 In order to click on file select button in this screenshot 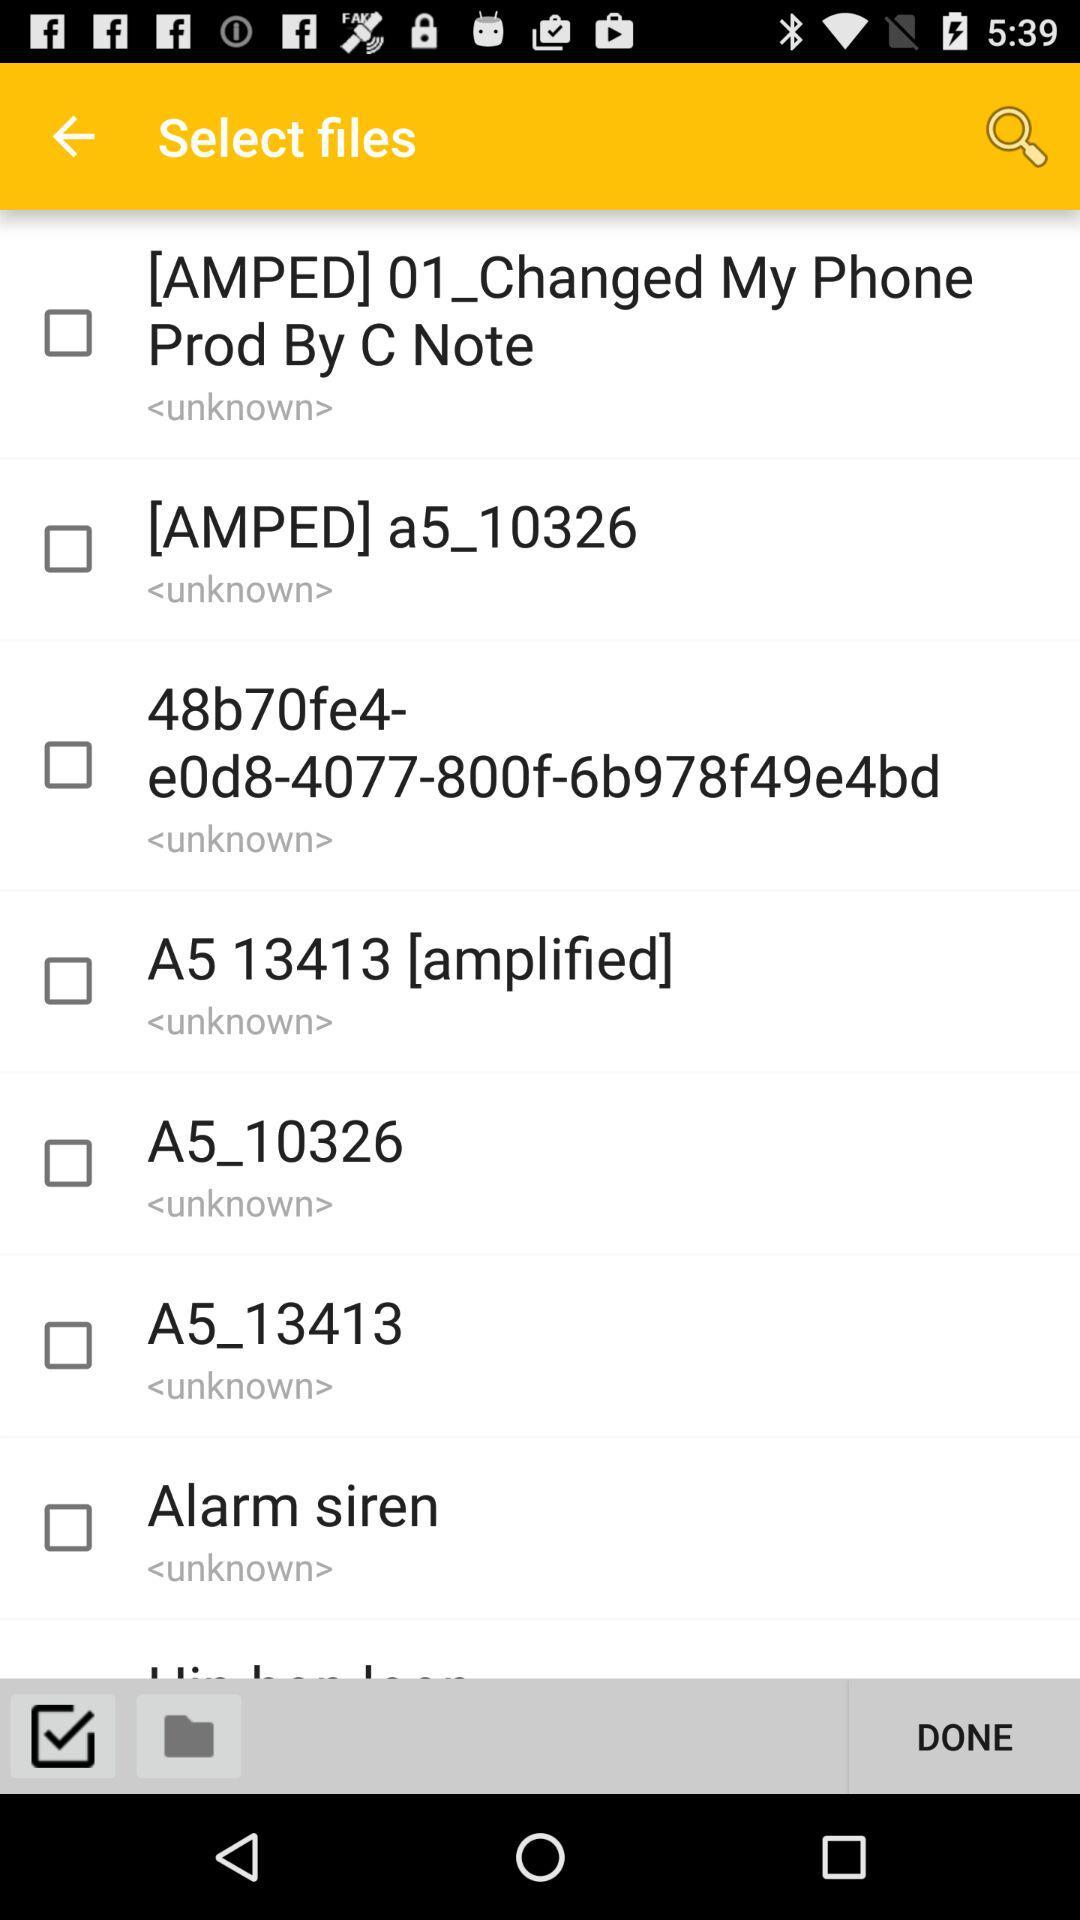, I will do `click(85, 764)`.